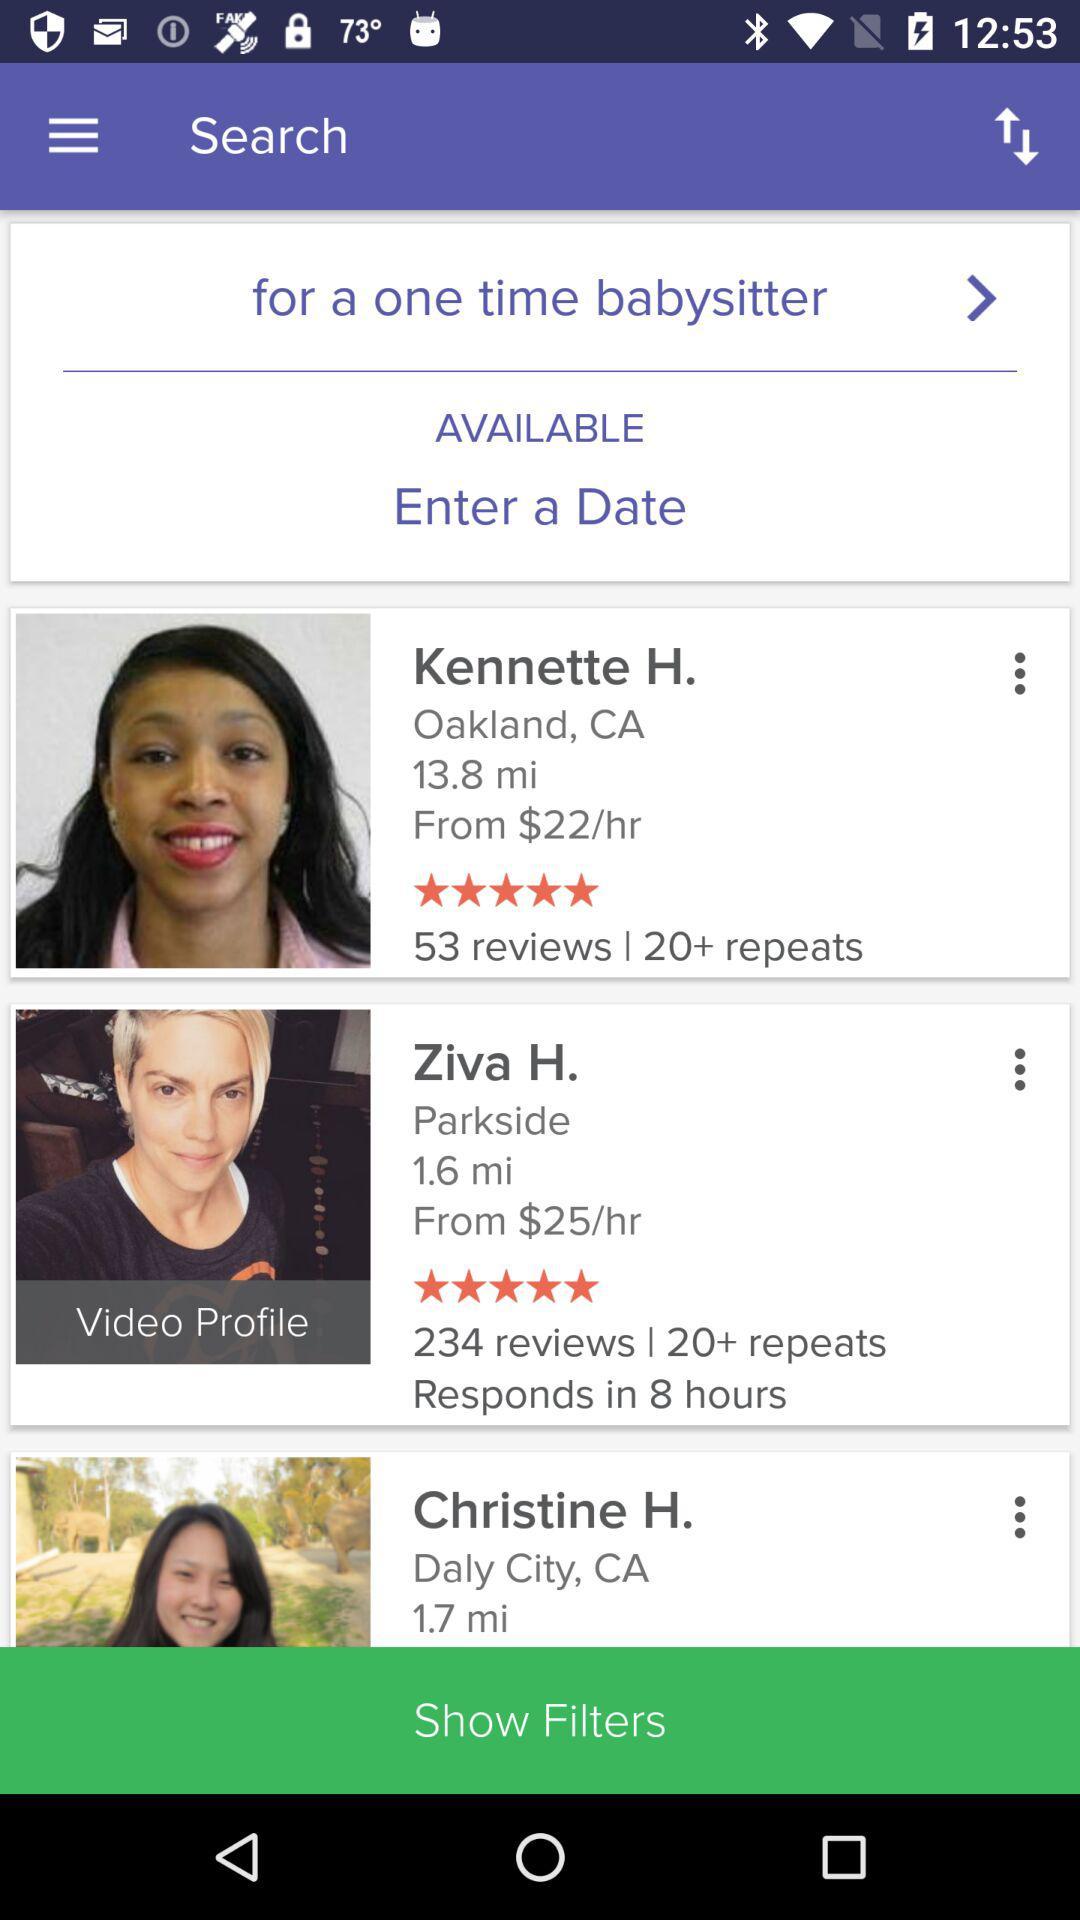  What do you see at coordinates (990, 296) in the screenshot?
I see `babysitter type` at bounding box center [990, 296].